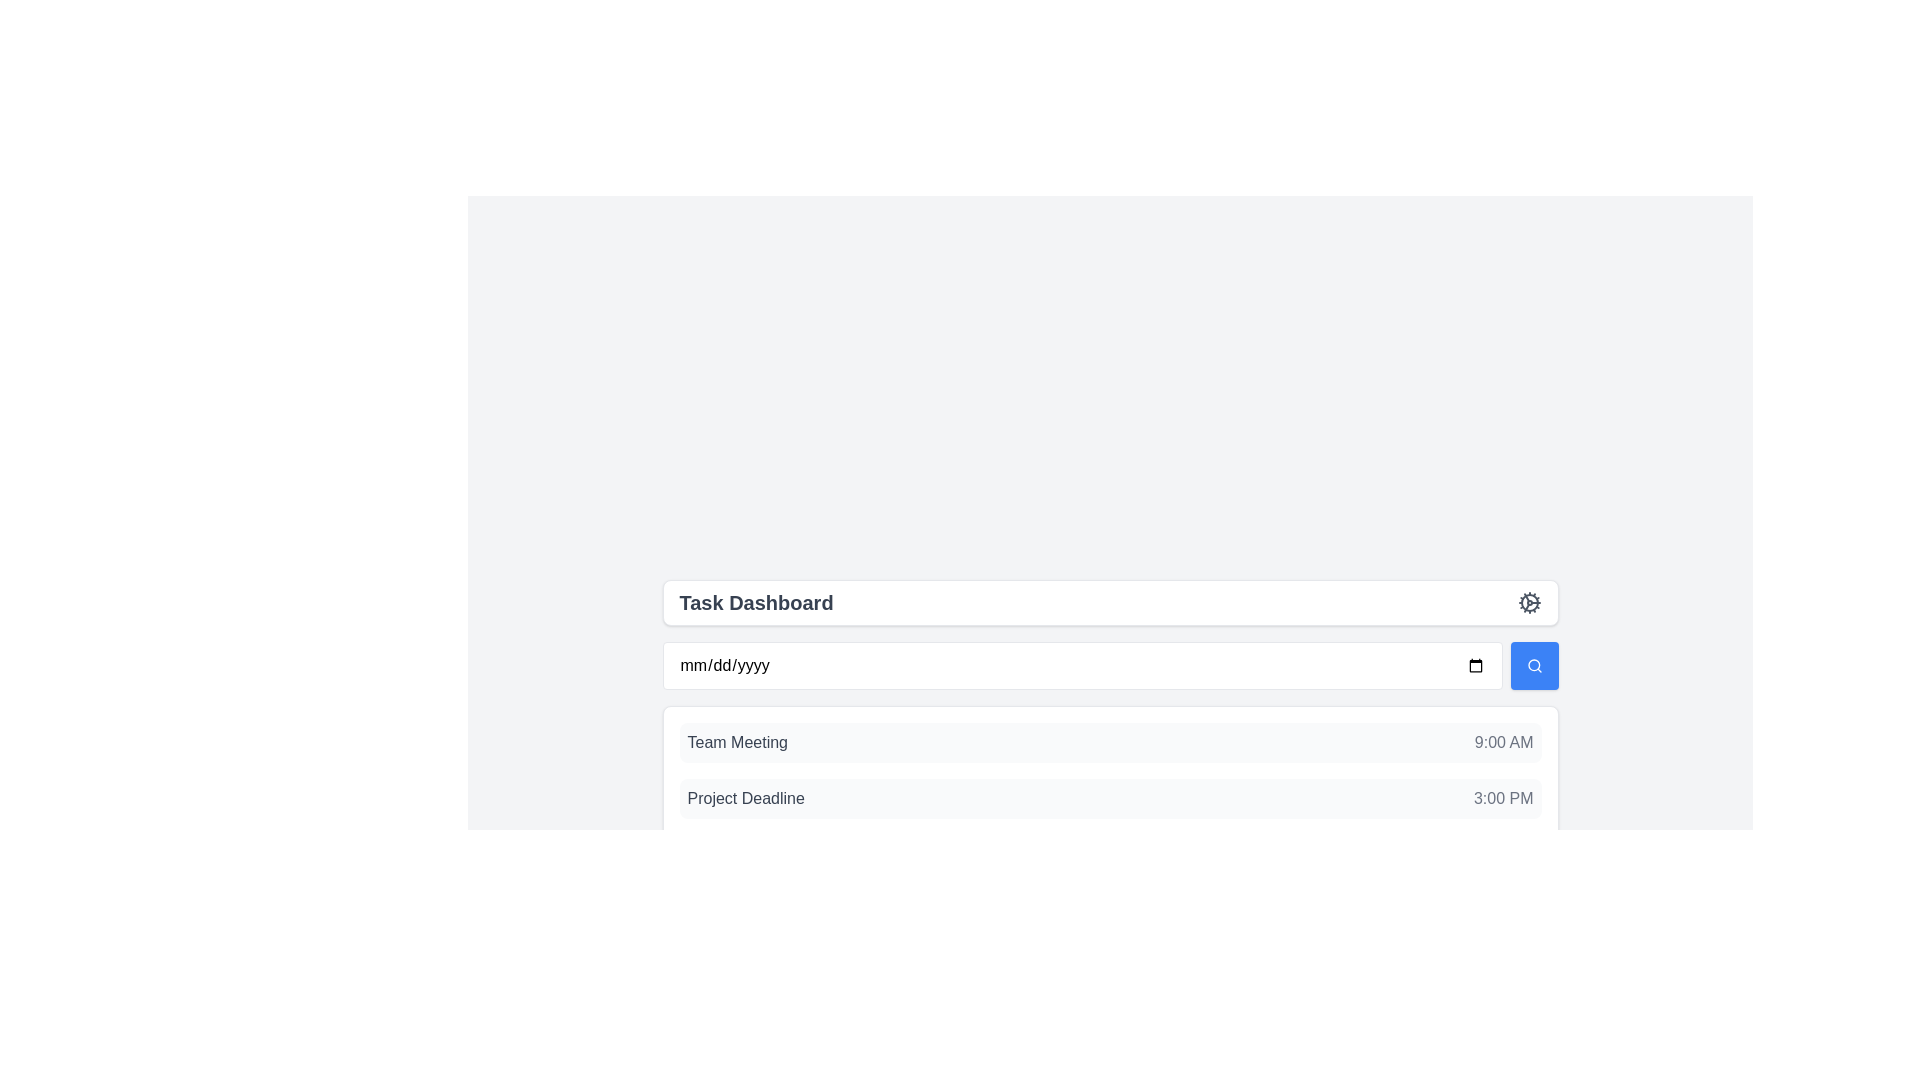 The height and width of the screenshot is (1080, 1920). What do you see at coordinates (1528, 601) in the screenshot?
I see `the graphical component of the settings icon, which is a gear emblem located to the rightmost side of the main search input field` at bounding box center [1528, 601].